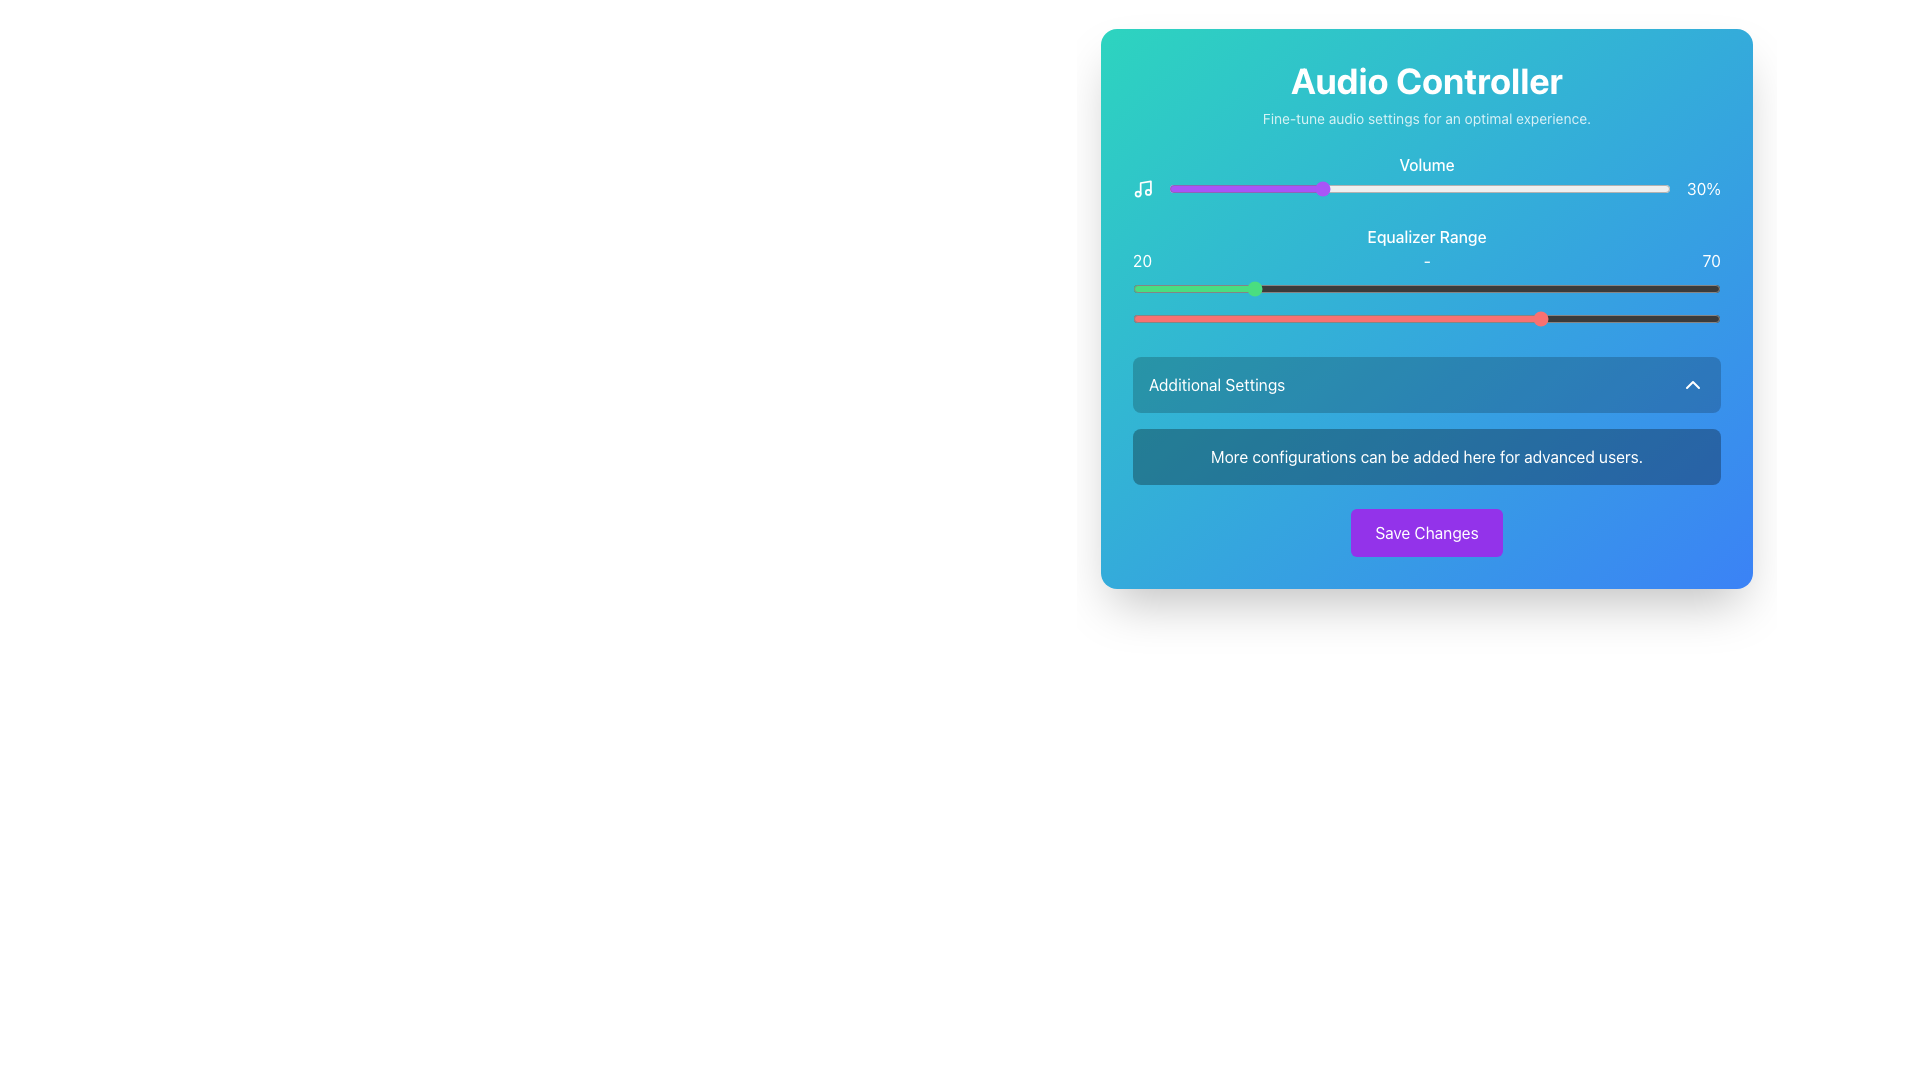 This screenshot has height=1080, width=1920. What do you see at coordinates (1213, 189) in the screenshot?
I see `the slider` at bounding box center [1213, 189].